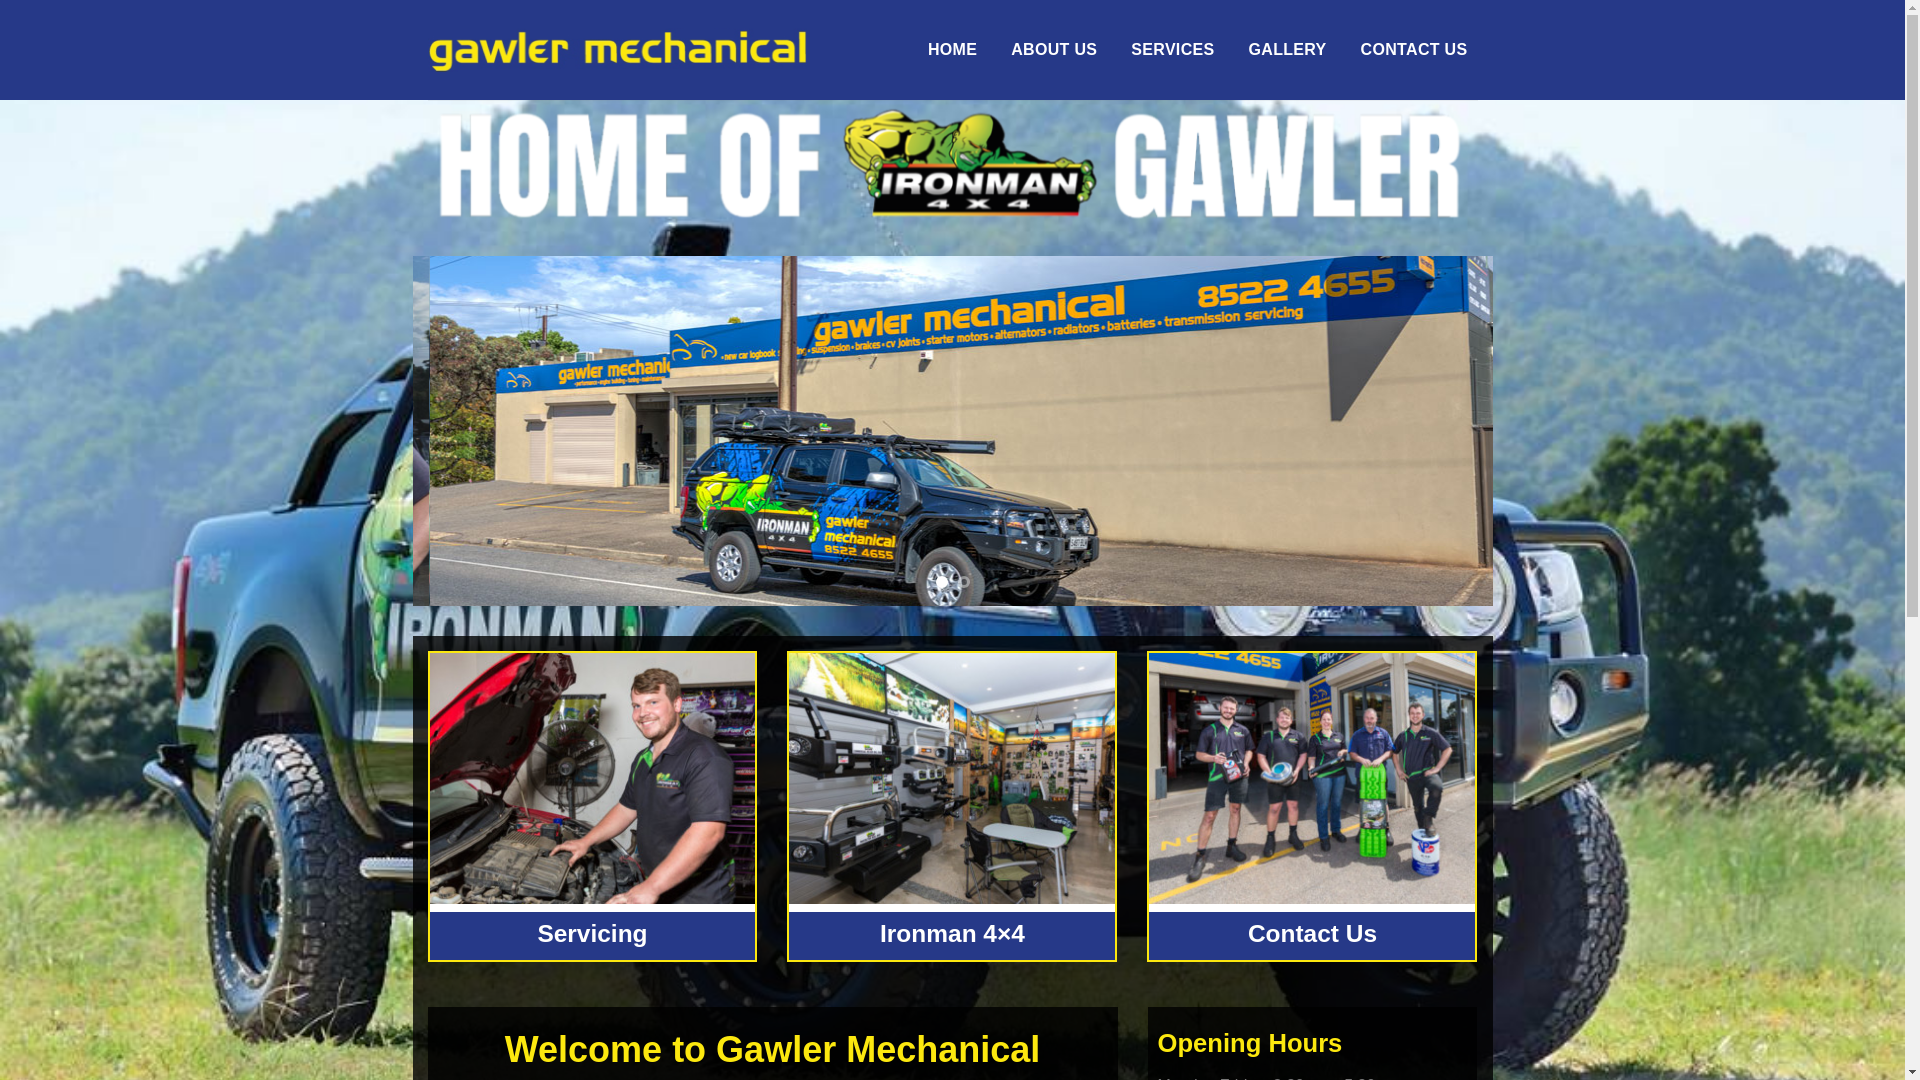 Image resolution: width=1920 pixels, height=1080 pixels. Describe the element at coordinates (1001, 49) in the screenshot. I see `'ABOUT US'` at that location.